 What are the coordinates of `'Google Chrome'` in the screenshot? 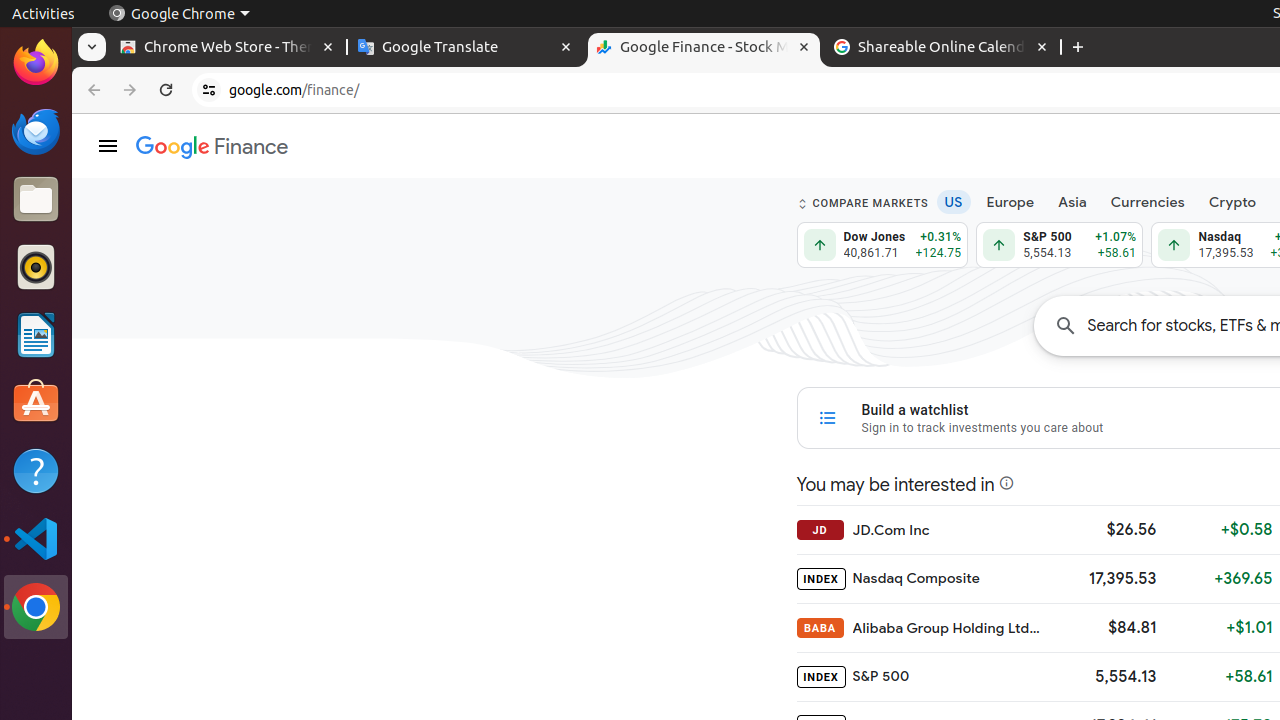 It's located at (178, 13).